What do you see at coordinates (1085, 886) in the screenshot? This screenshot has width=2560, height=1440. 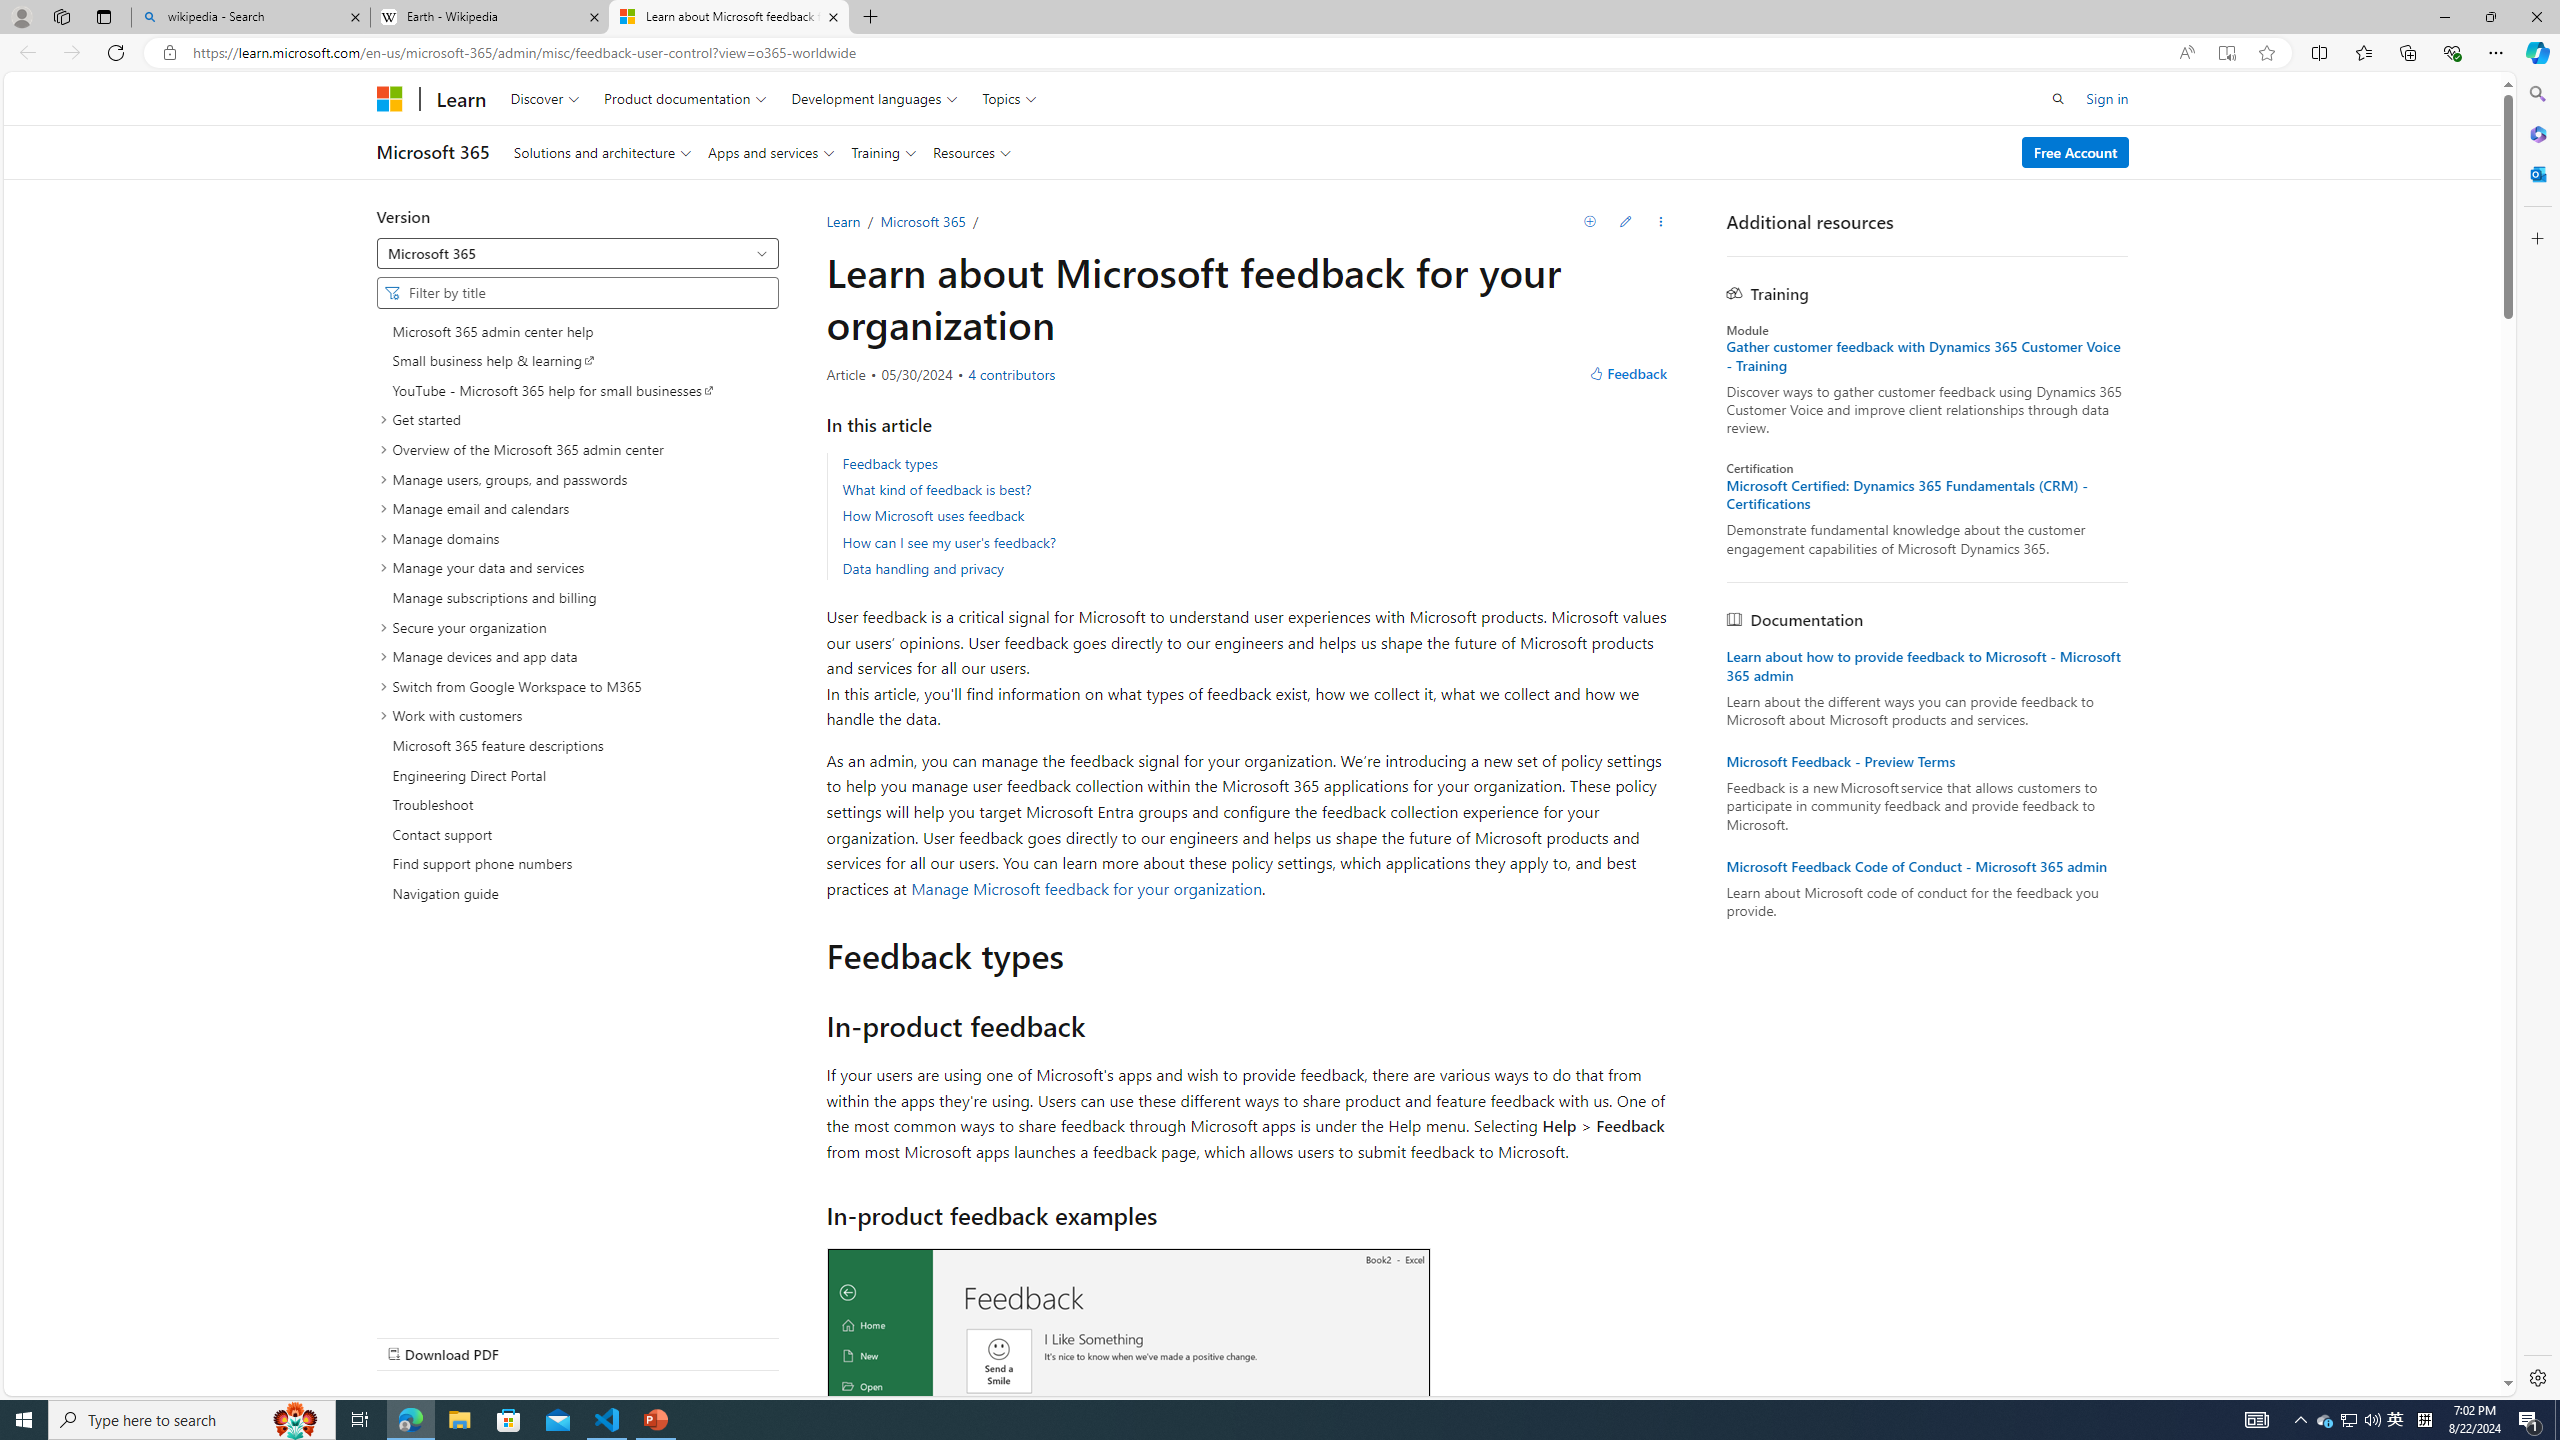 I see `'Manage Microsoft feedback for your organization'` at bounding box center [1085, 886].